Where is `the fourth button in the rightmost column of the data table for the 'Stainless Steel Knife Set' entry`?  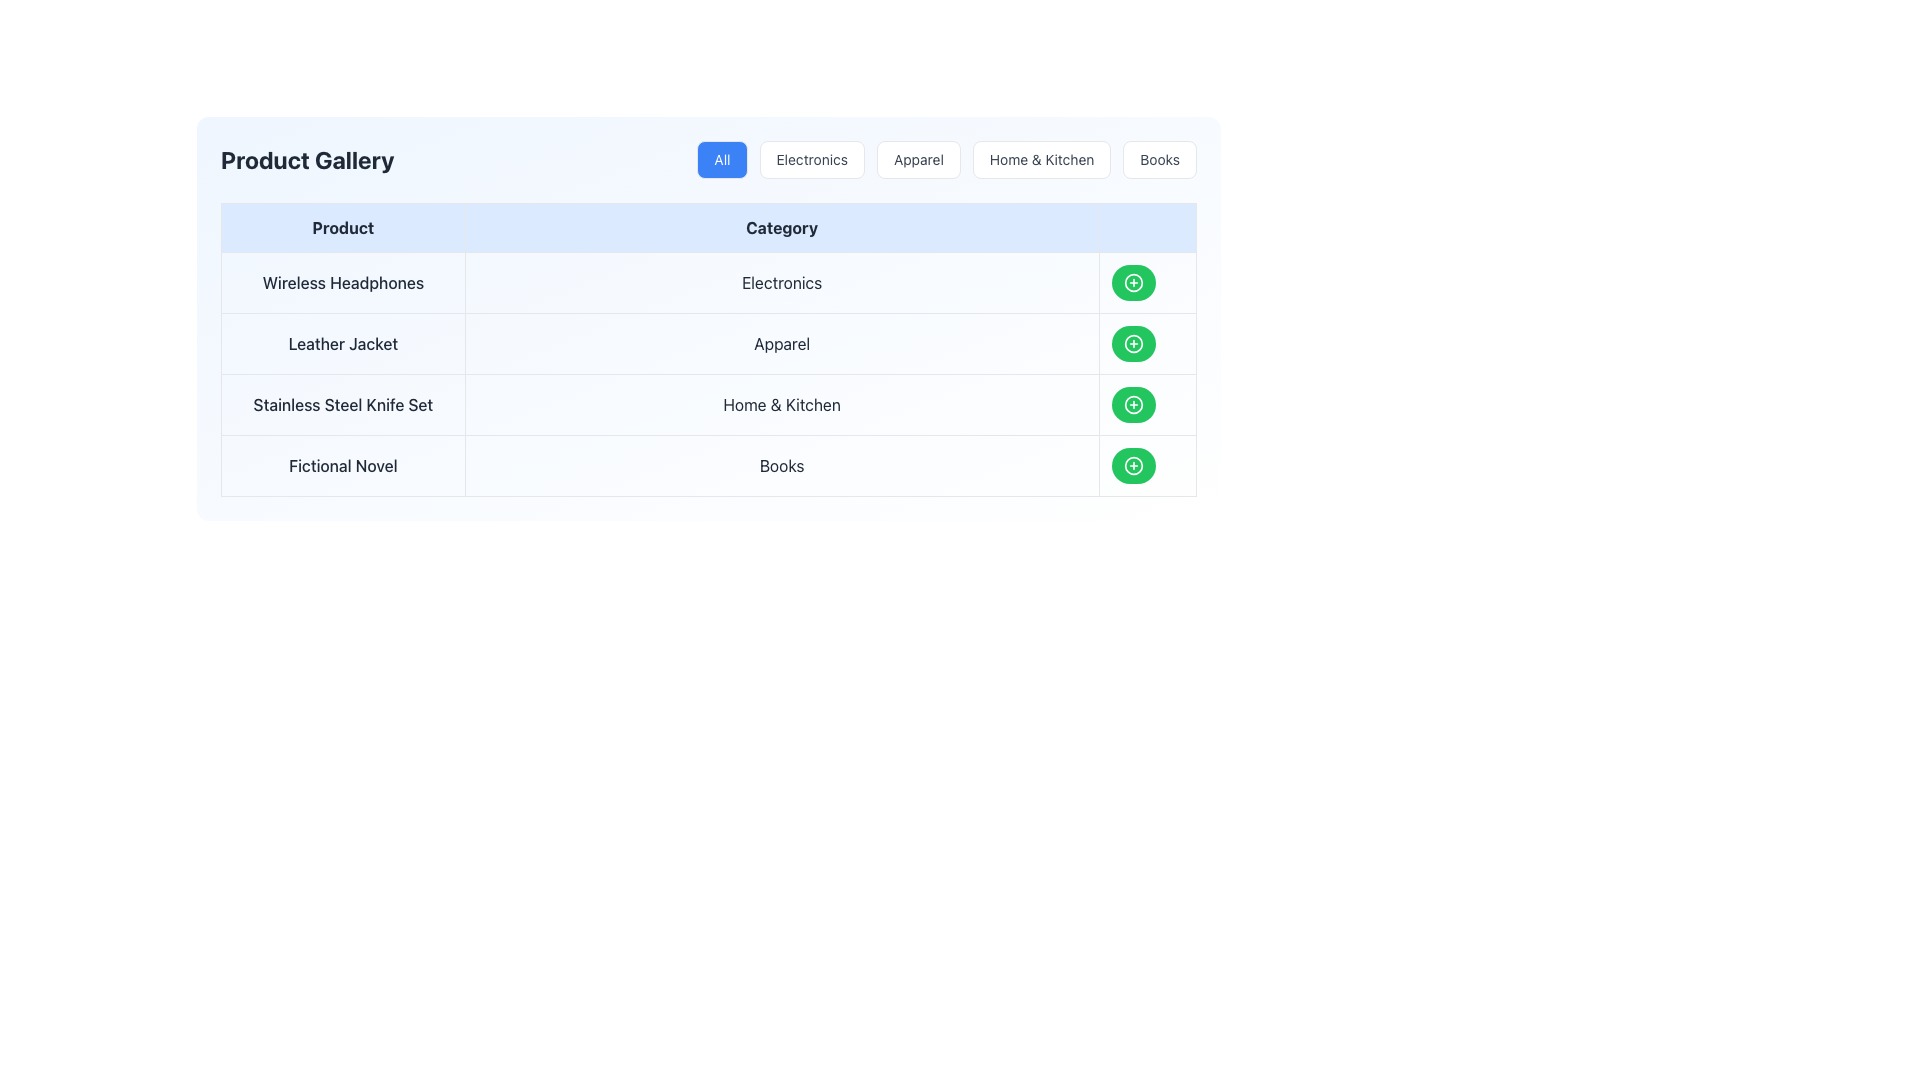
the fourth button in the rightmost column of the data table for the 'Stainless Steel Knife Set' entry is located at coordinates (1133, 405).